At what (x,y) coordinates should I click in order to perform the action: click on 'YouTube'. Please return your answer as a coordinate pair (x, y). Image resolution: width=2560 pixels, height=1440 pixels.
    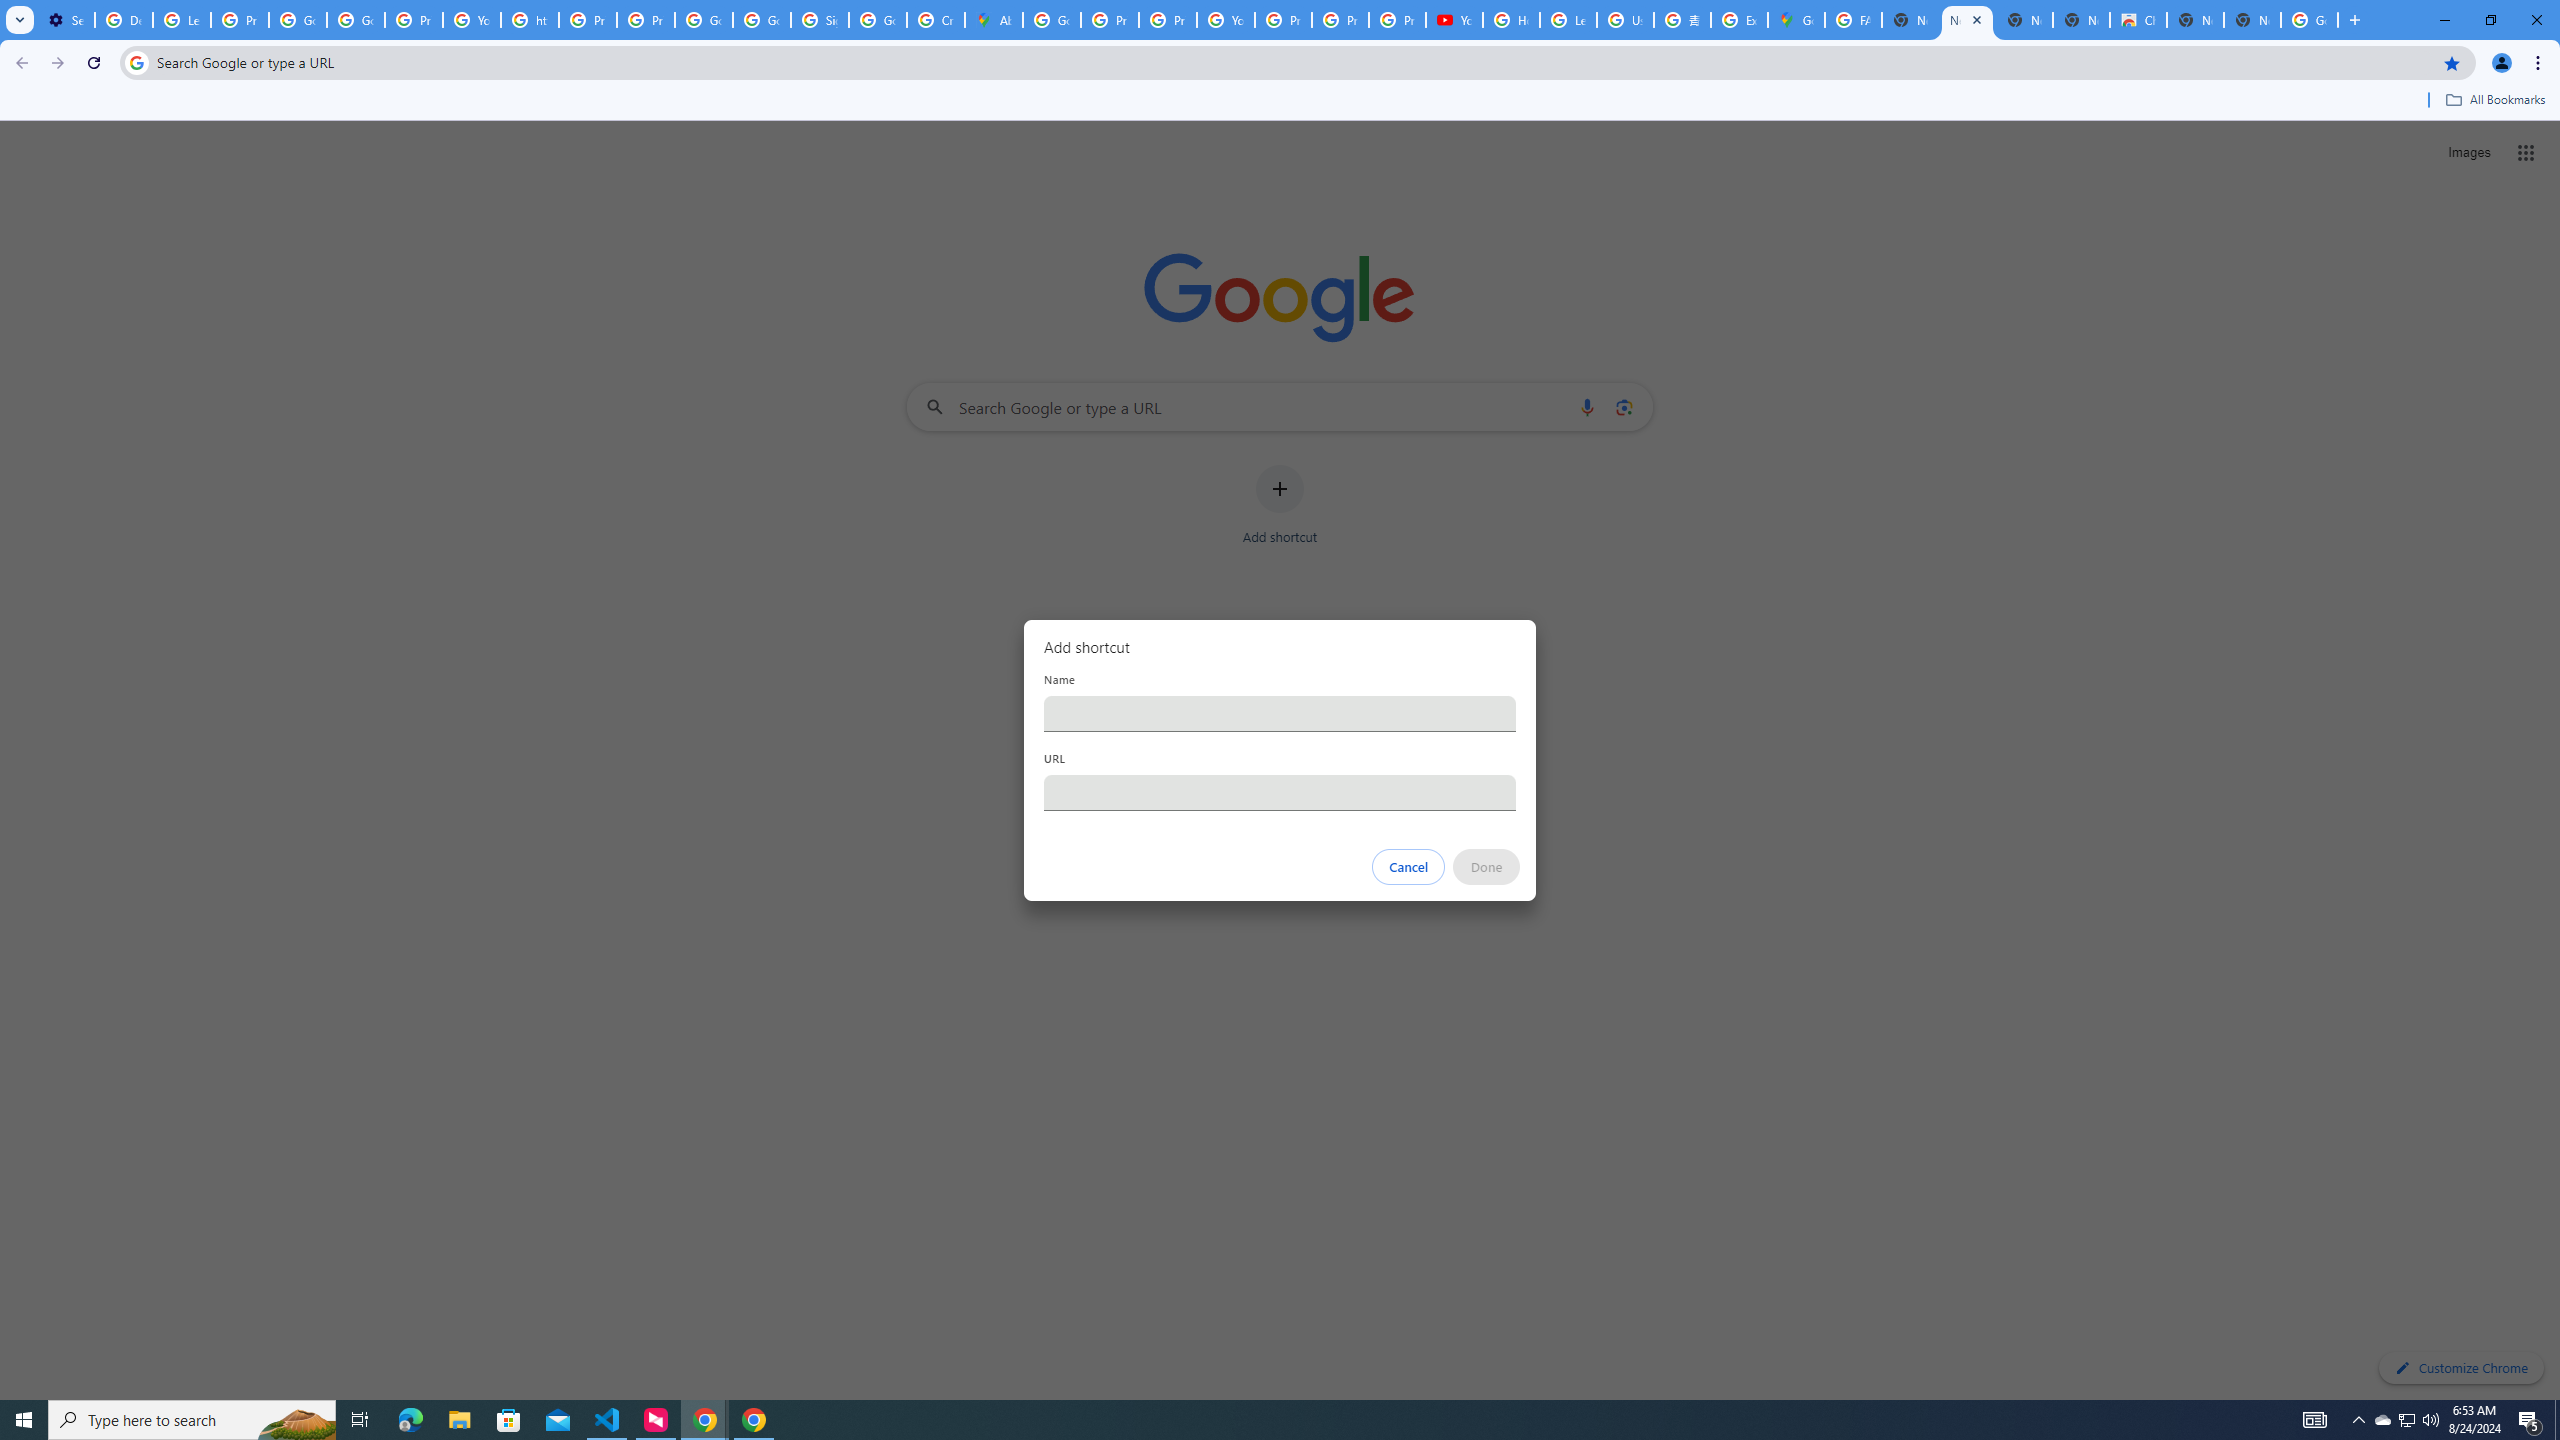
    Looking at the image, I should click on (1455, 19).